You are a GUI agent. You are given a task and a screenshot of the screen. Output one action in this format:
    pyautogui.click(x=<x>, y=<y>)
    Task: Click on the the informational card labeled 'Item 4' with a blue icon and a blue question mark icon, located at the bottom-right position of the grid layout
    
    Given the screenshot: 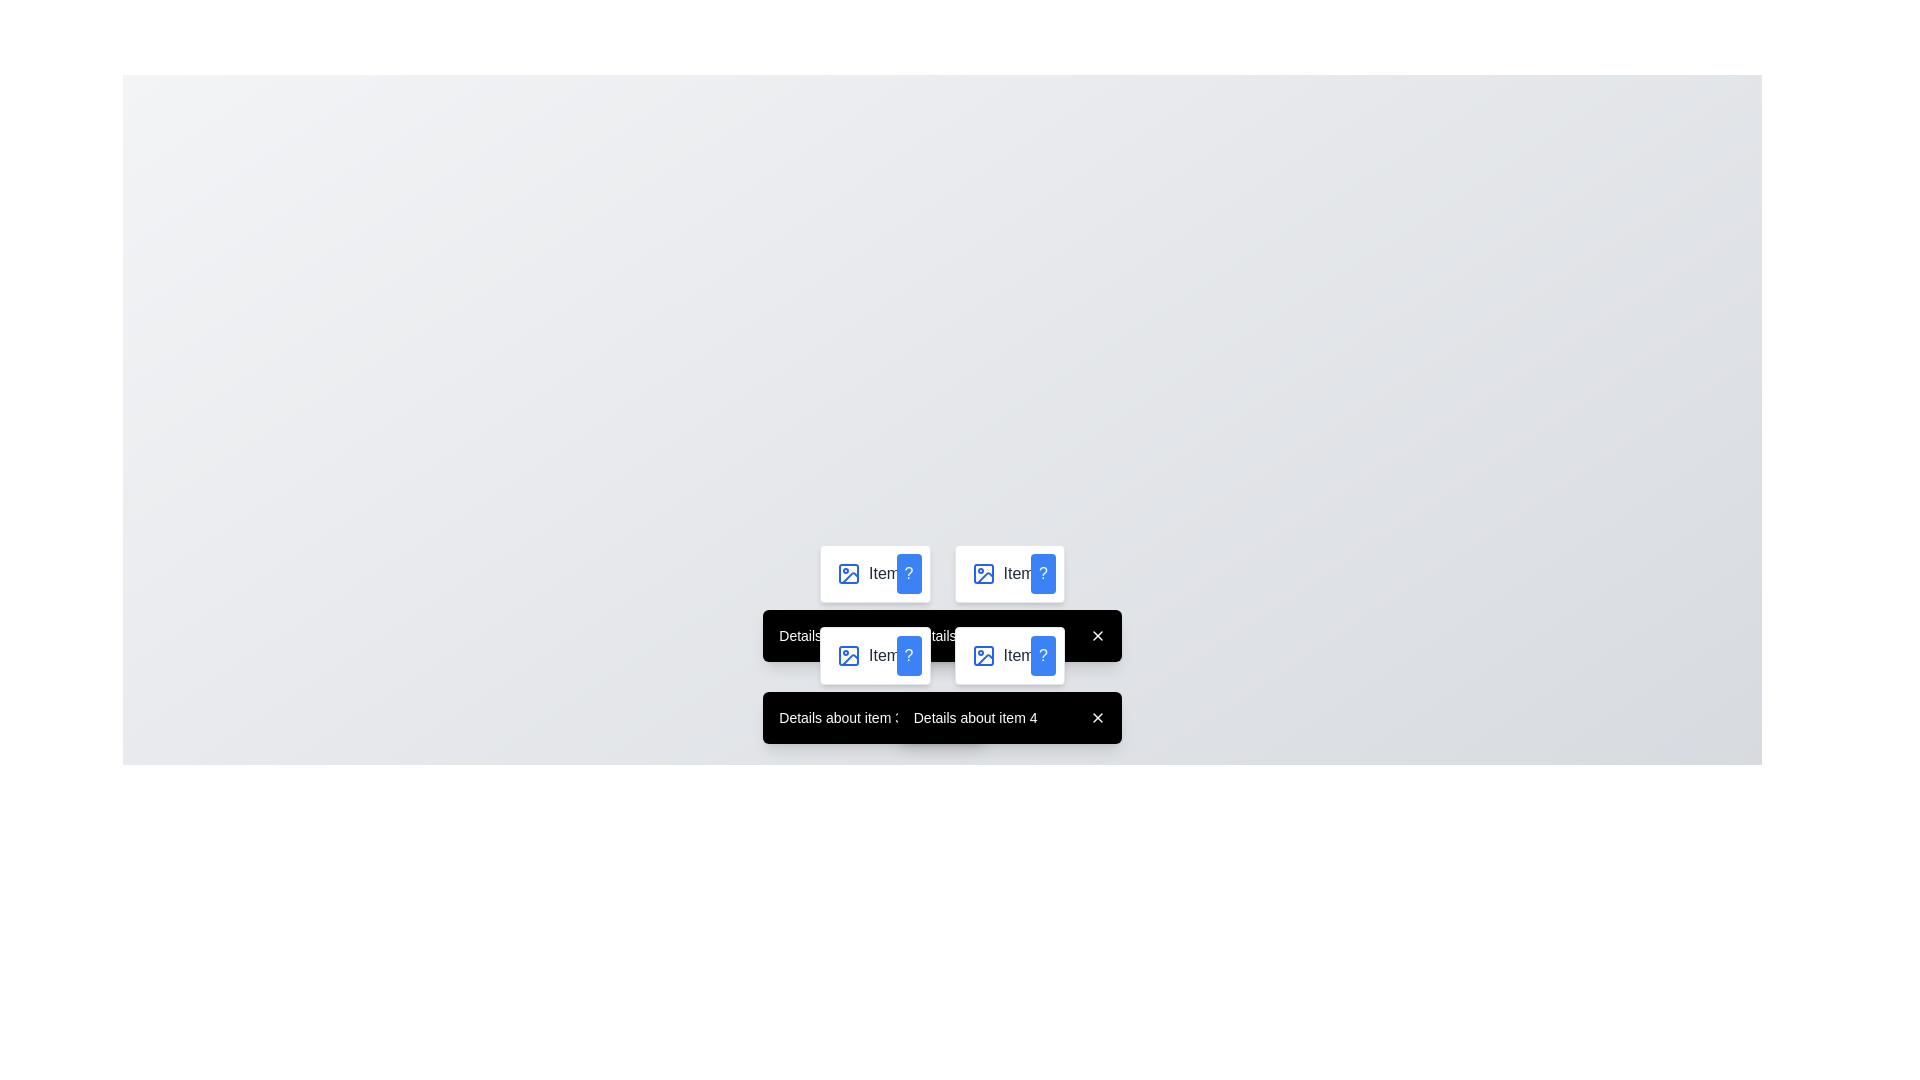 What is the action you would take?
    pyautogui.click(x=1009, y=655)
    